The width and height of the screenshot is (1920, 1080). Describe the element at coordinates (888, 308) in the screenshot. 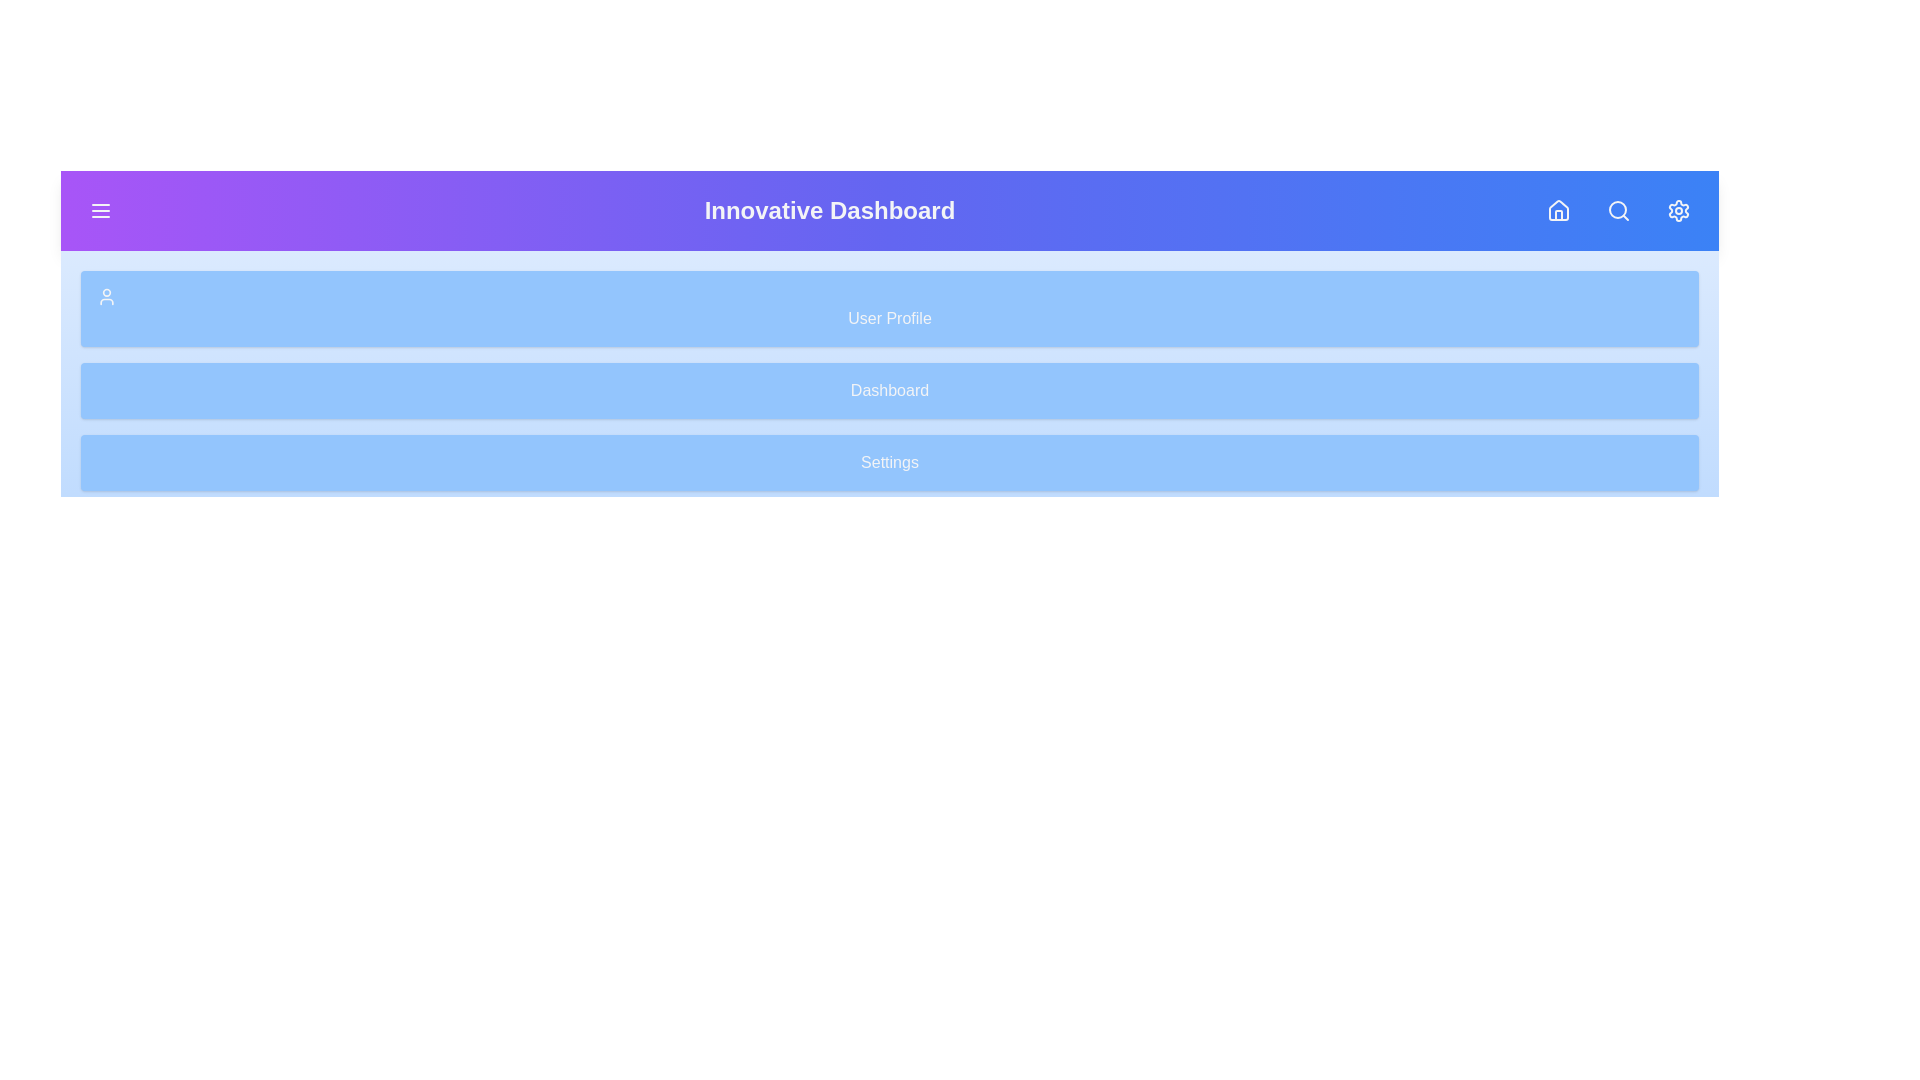

I see `the sidebar menu item User Profile` at that location.